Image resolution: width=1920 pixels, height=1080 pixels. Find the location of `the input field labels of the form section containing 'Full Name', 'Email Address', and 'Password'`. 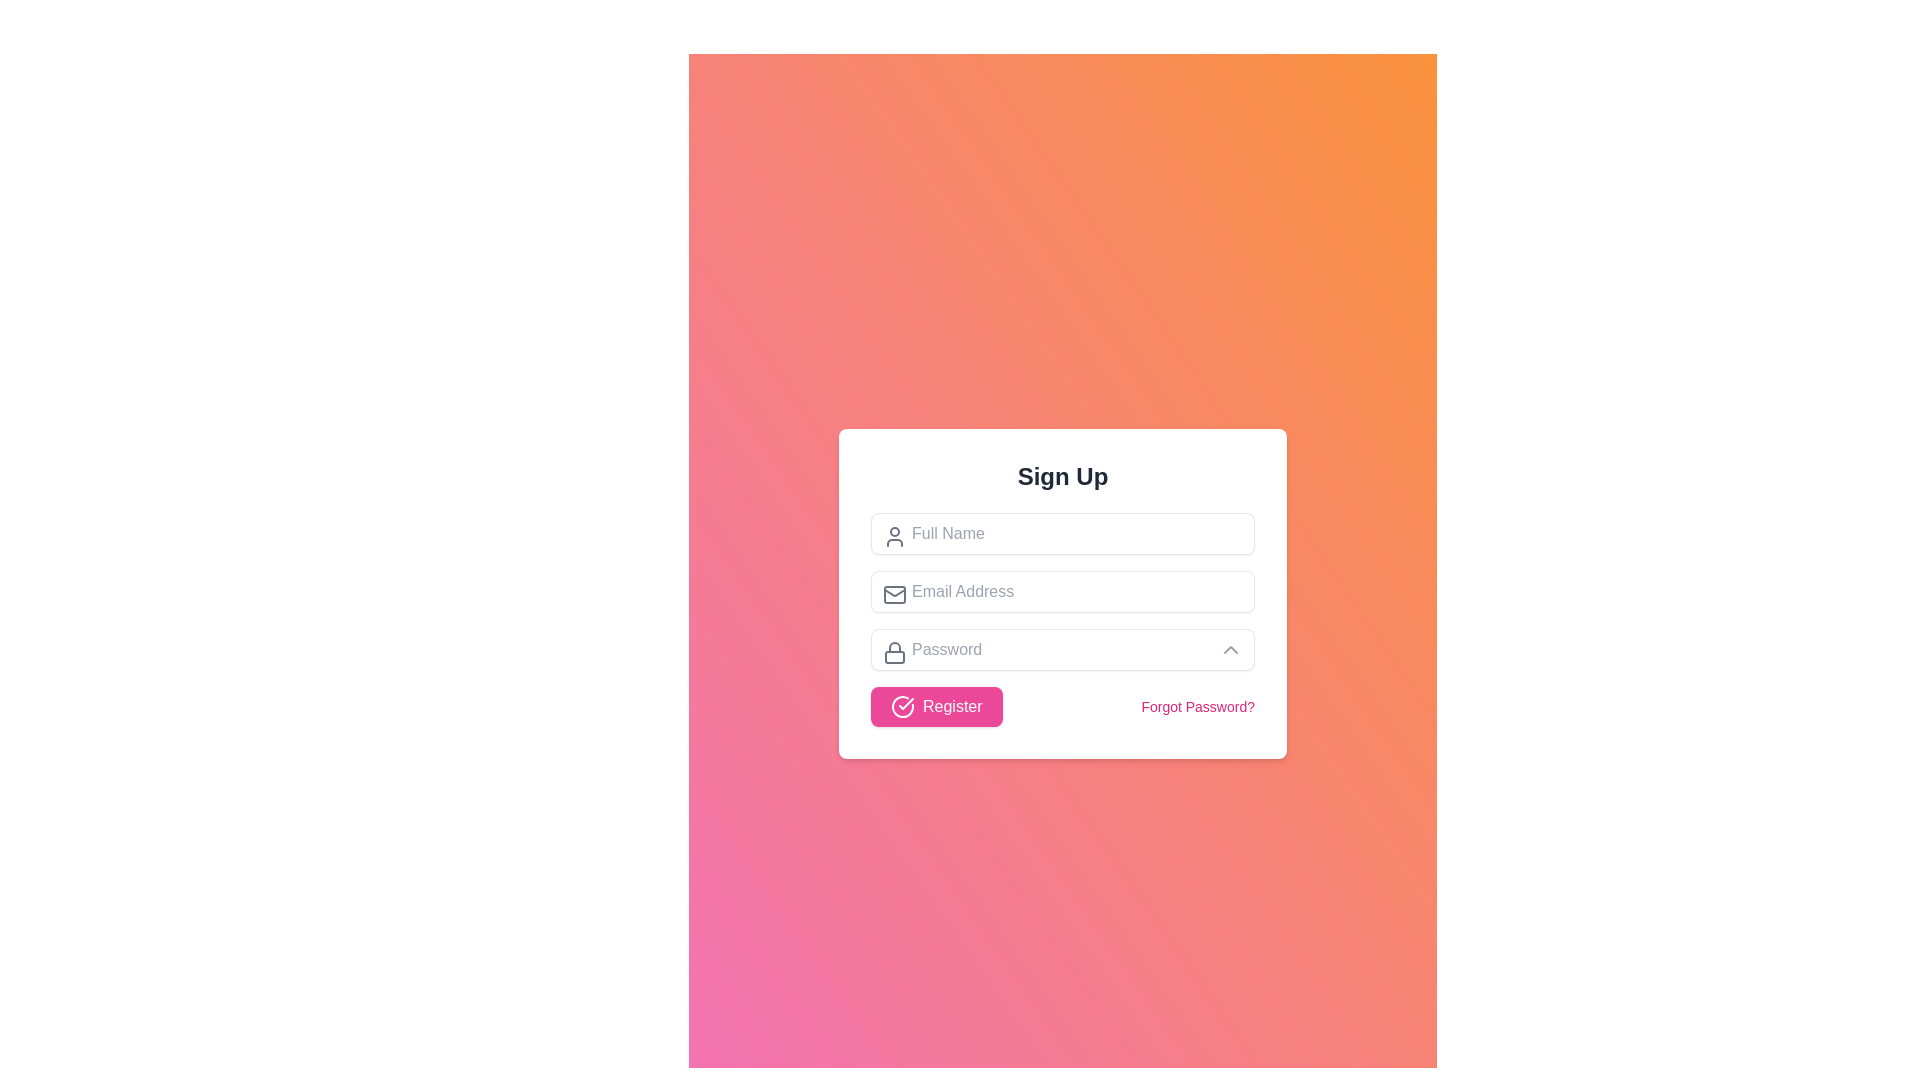

the input field labels of the form section containing 'Full Name', 'Email Address', and 'Password' is located at coordinates (1061, 619).